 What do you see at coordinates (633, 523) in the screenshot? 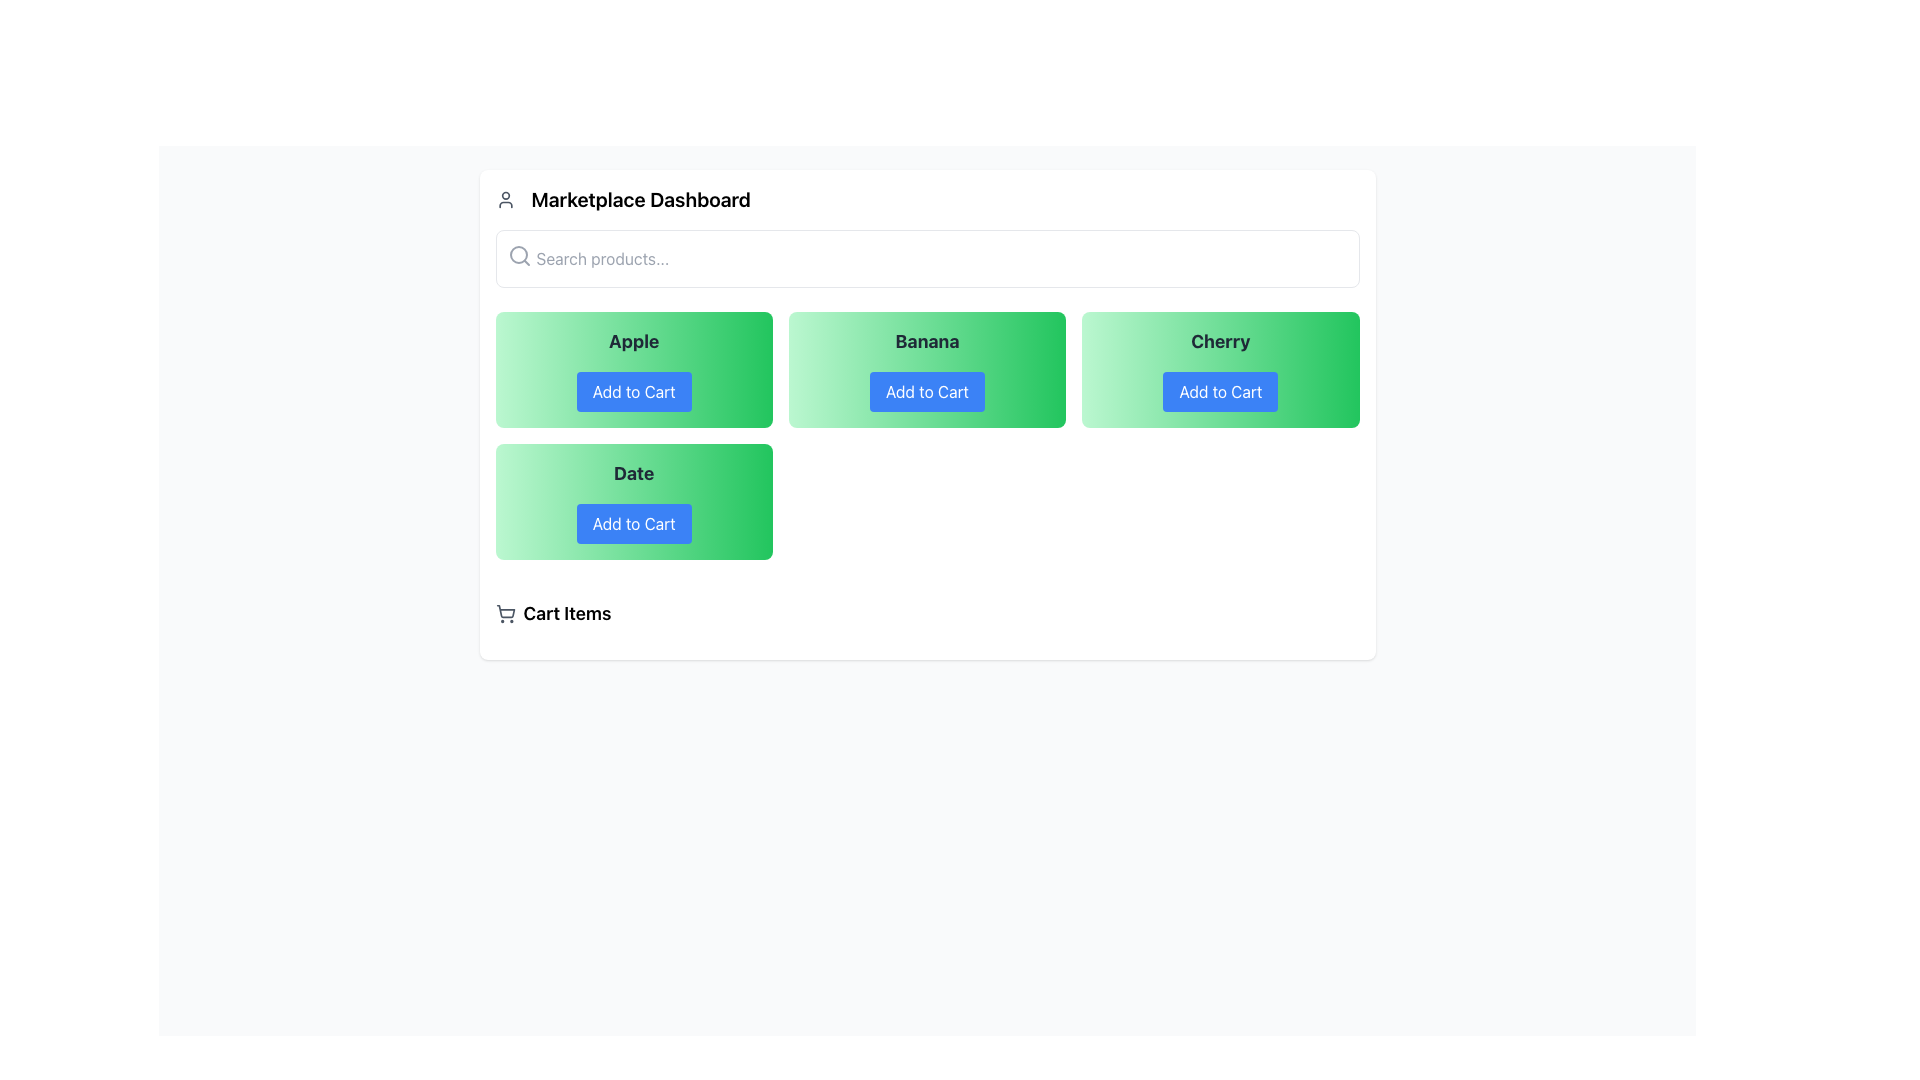
I see `the 'Add to Cart' blue button located within the green gradient block labeled 'Date' using keyboard navigation` at bounding box center [633, 523].